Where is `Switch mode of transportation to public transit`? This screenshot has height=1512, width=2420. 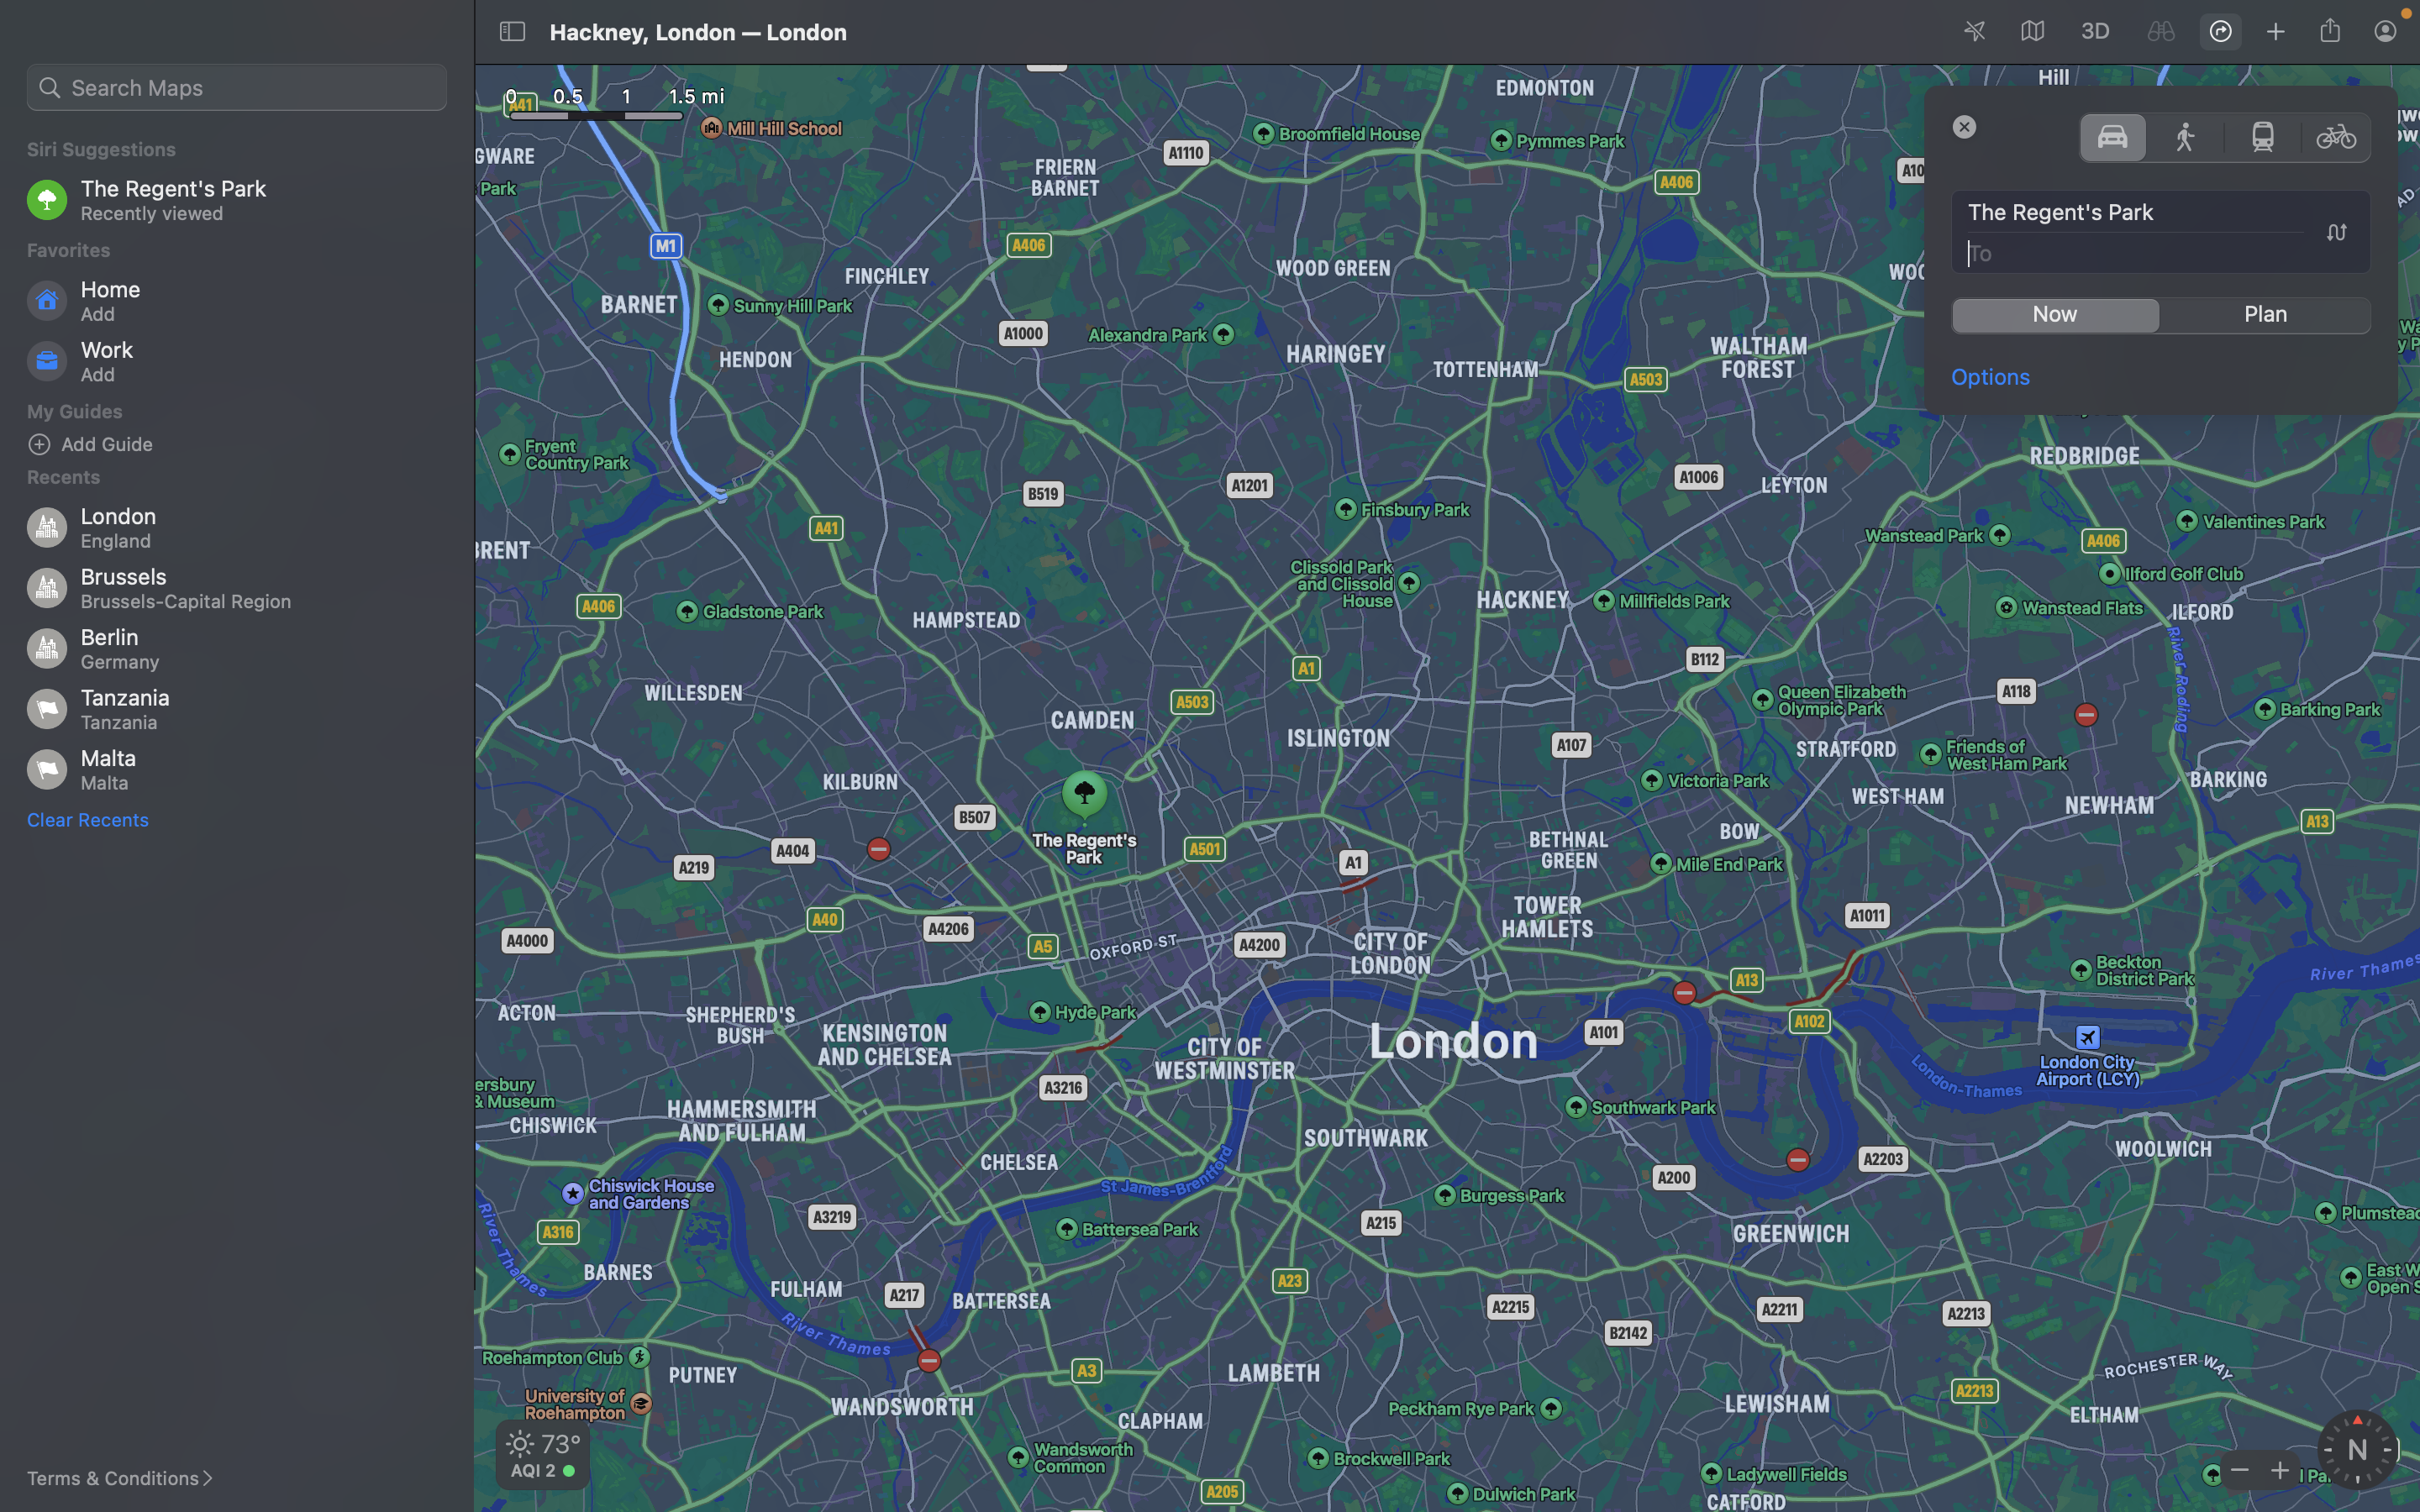
Switch mode of transportation to public transit is located at coordinates (2262, 135).